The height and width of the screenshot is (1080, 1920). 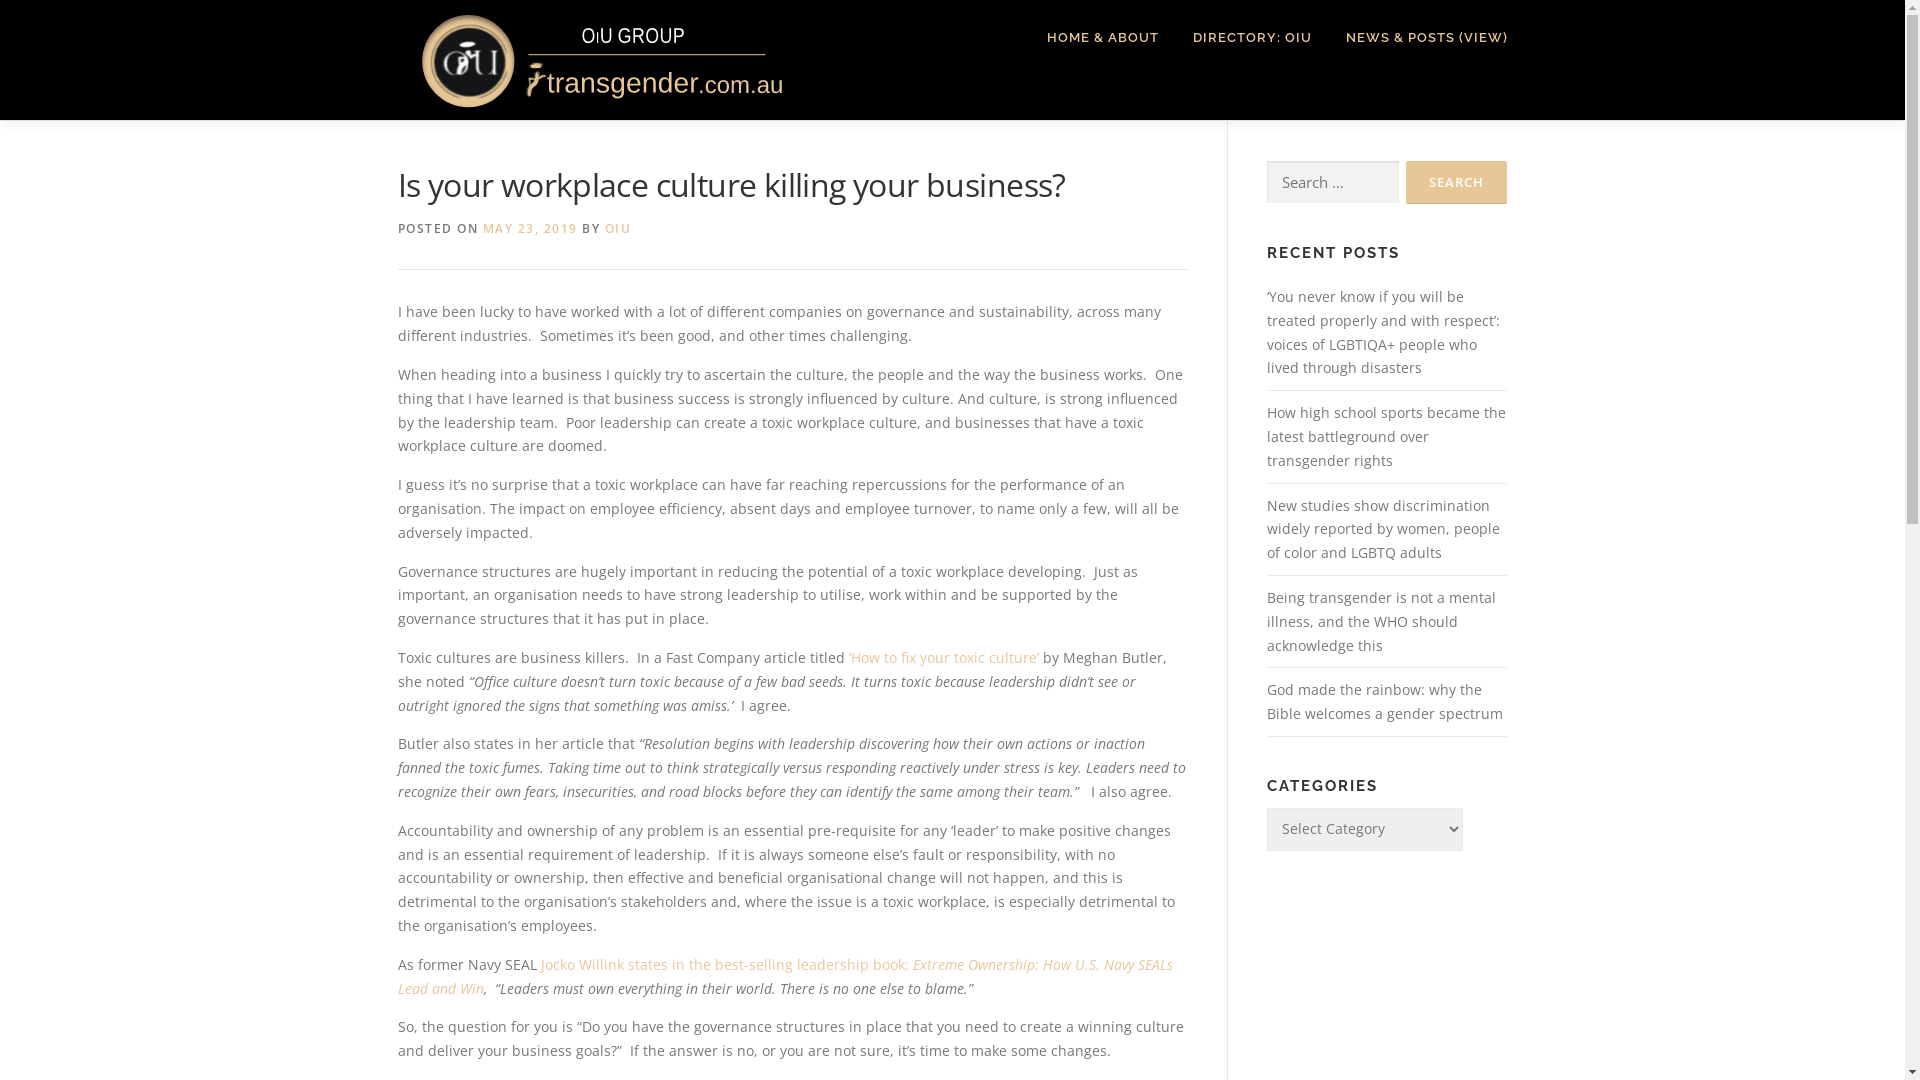 What do you see at coordinates (616, 227) in the screenshot?
I see `'OIU'` at bounding box center [616, 227].